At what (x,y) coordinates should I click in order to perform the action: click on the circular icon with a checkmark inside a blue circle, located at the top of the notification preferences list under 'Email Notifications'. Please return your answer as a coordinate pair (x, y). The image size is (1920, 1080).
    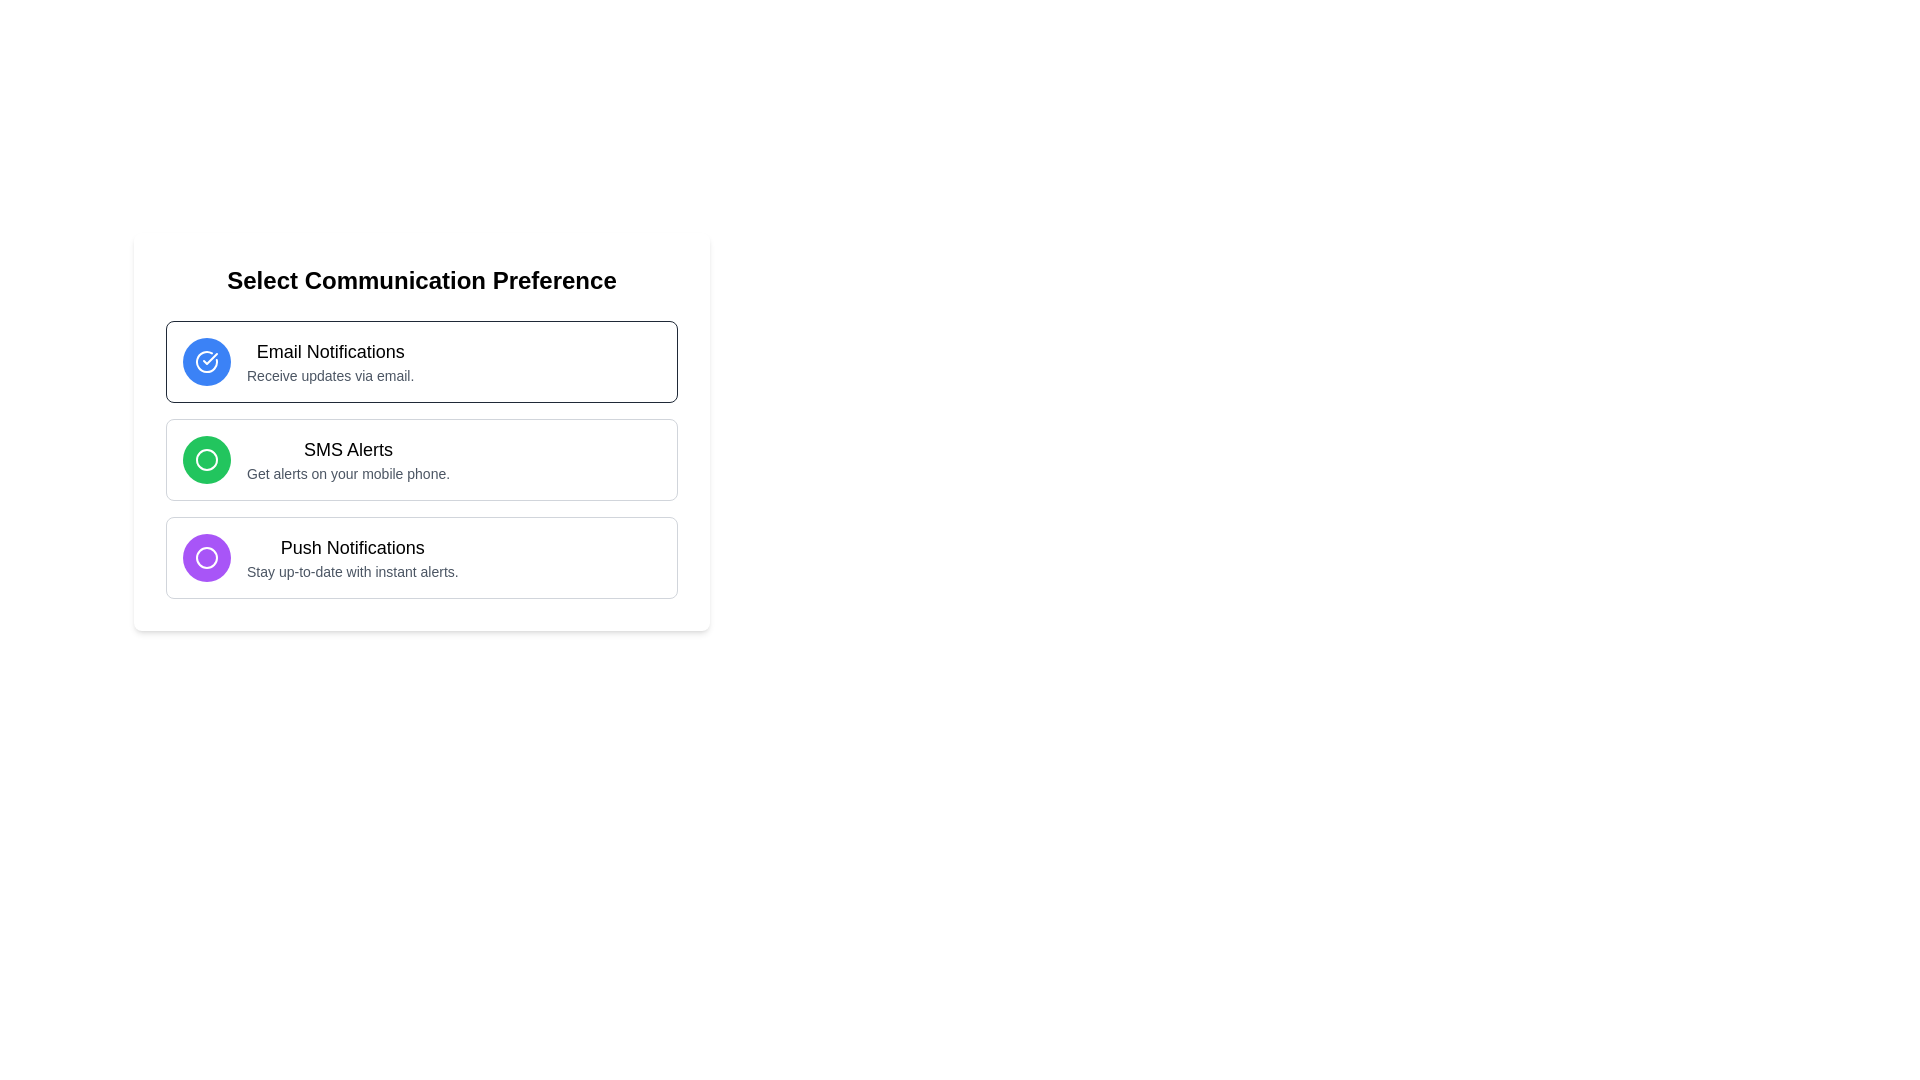
    Looking at the image, I should click on (206, 362).